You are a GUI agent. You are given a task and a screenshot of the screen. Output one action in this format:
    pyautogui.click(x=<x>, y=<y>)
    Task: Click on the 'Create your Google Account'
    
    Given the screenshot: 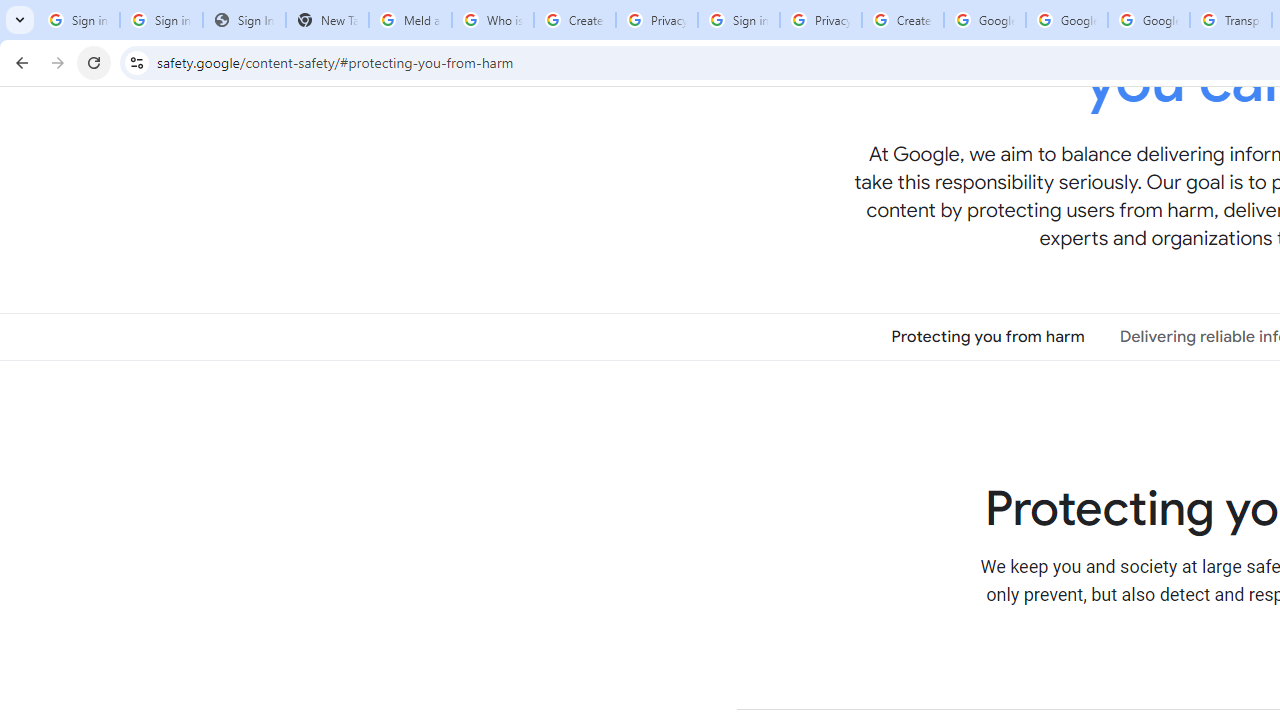 What is the action you would take?
    pyautogui.click(x=902, y=20)
    